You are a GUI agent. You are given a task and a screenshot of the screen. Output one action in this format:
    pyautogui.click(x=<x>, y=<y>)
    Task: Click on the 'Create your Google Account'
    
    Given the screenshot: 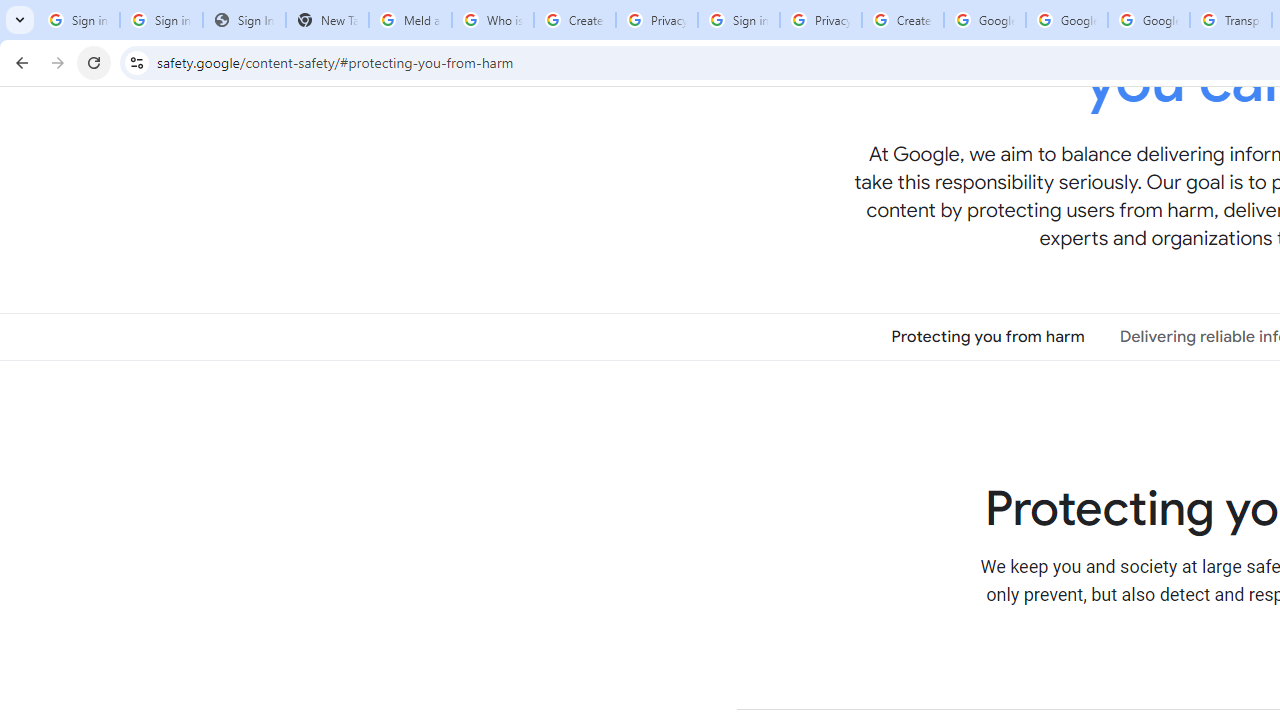 What is the action you would take?
    pyautogui.click(x=902, y=20)
    